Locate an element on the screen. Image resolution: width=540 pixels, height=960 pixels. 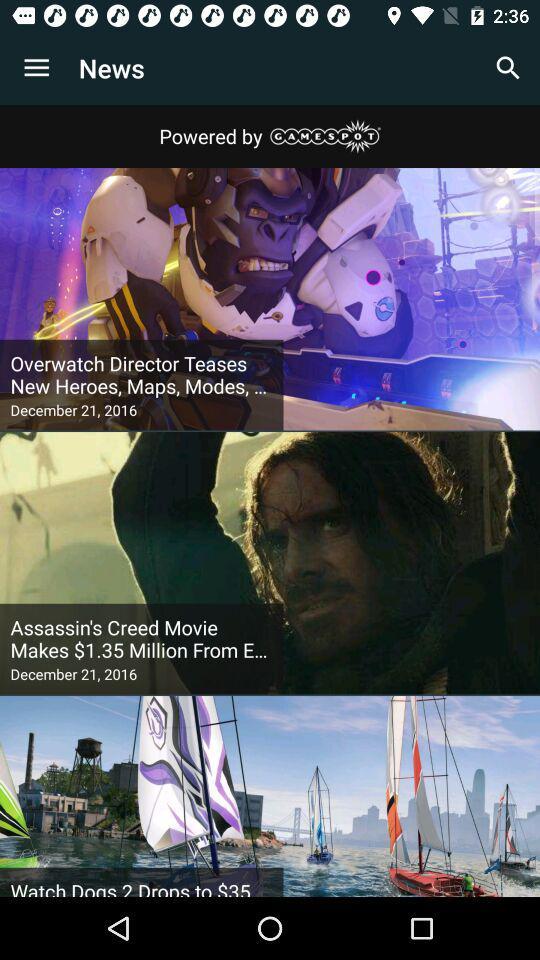
app next to the news item is located at coordinates (508, 68).